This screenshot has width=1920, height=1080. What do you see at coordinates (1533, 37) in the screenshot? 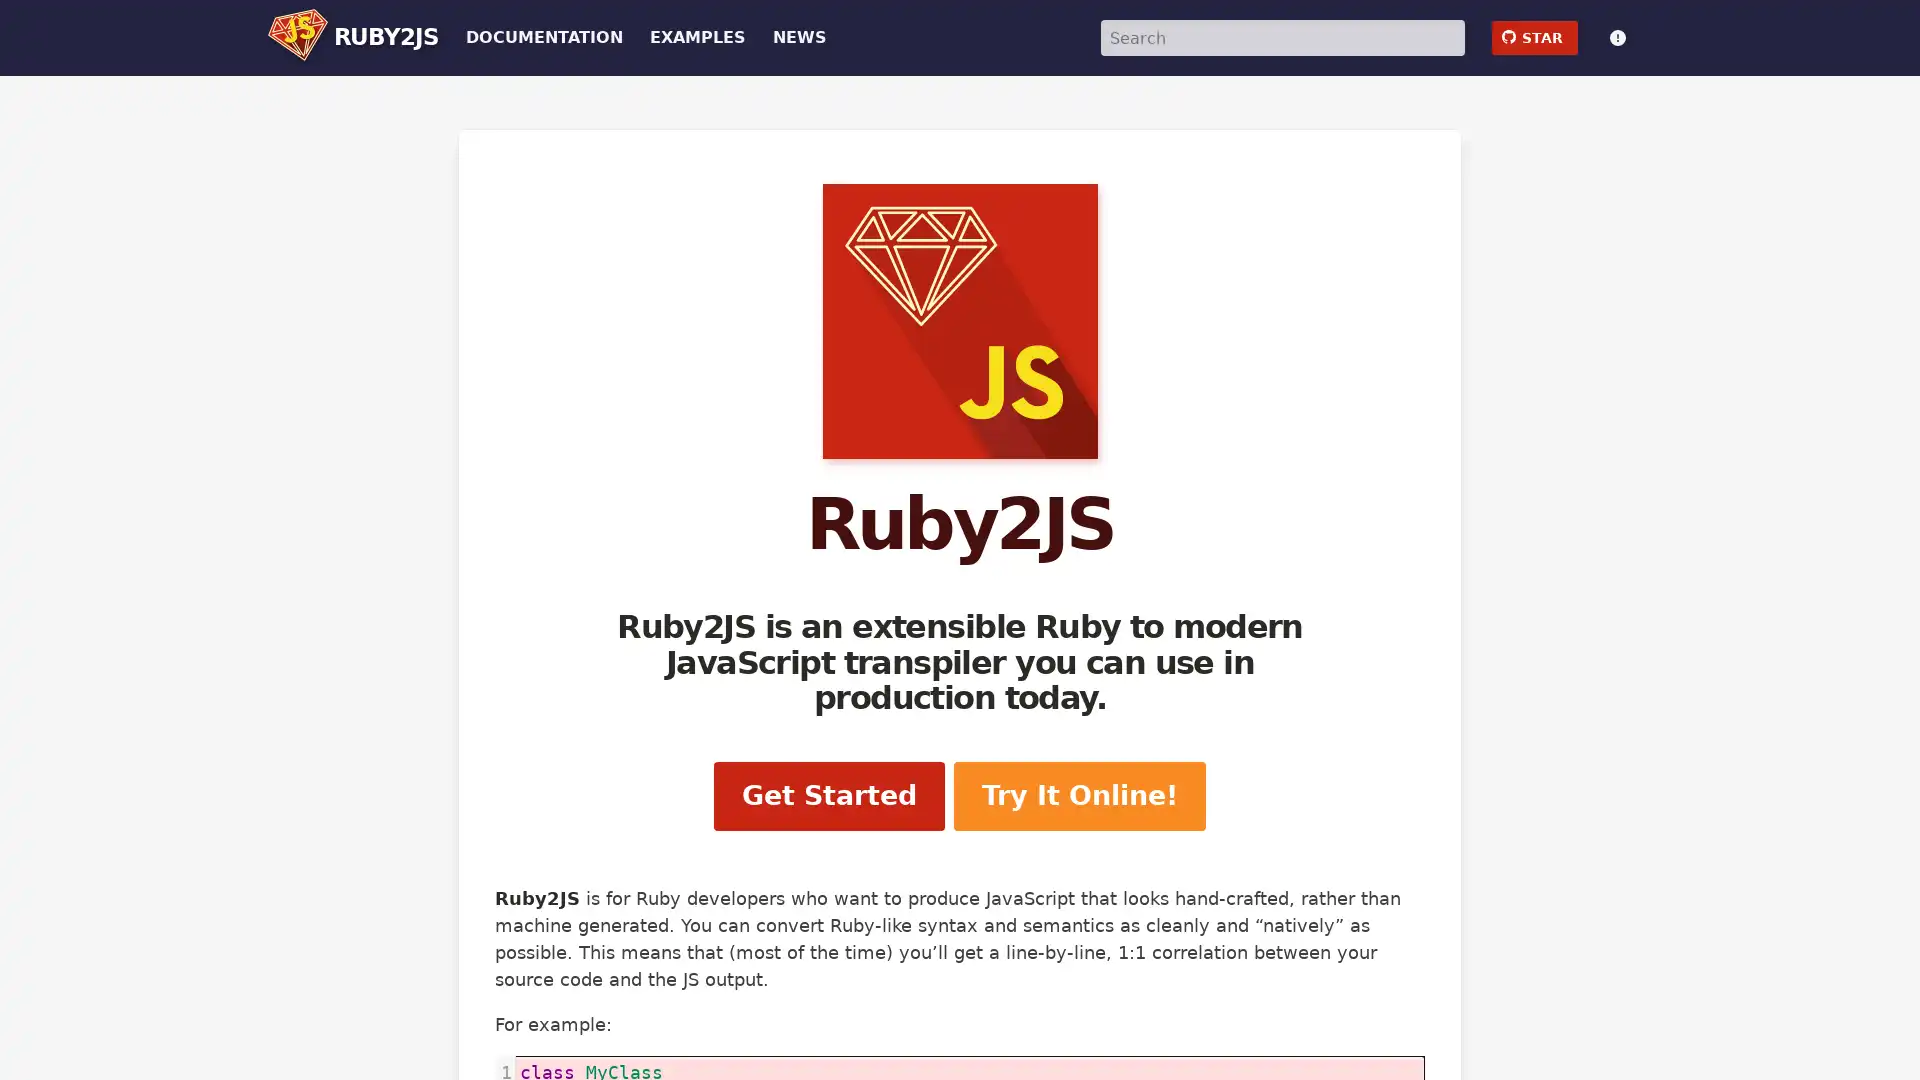
I see `github STAR` at bounding box center [1533, 37].